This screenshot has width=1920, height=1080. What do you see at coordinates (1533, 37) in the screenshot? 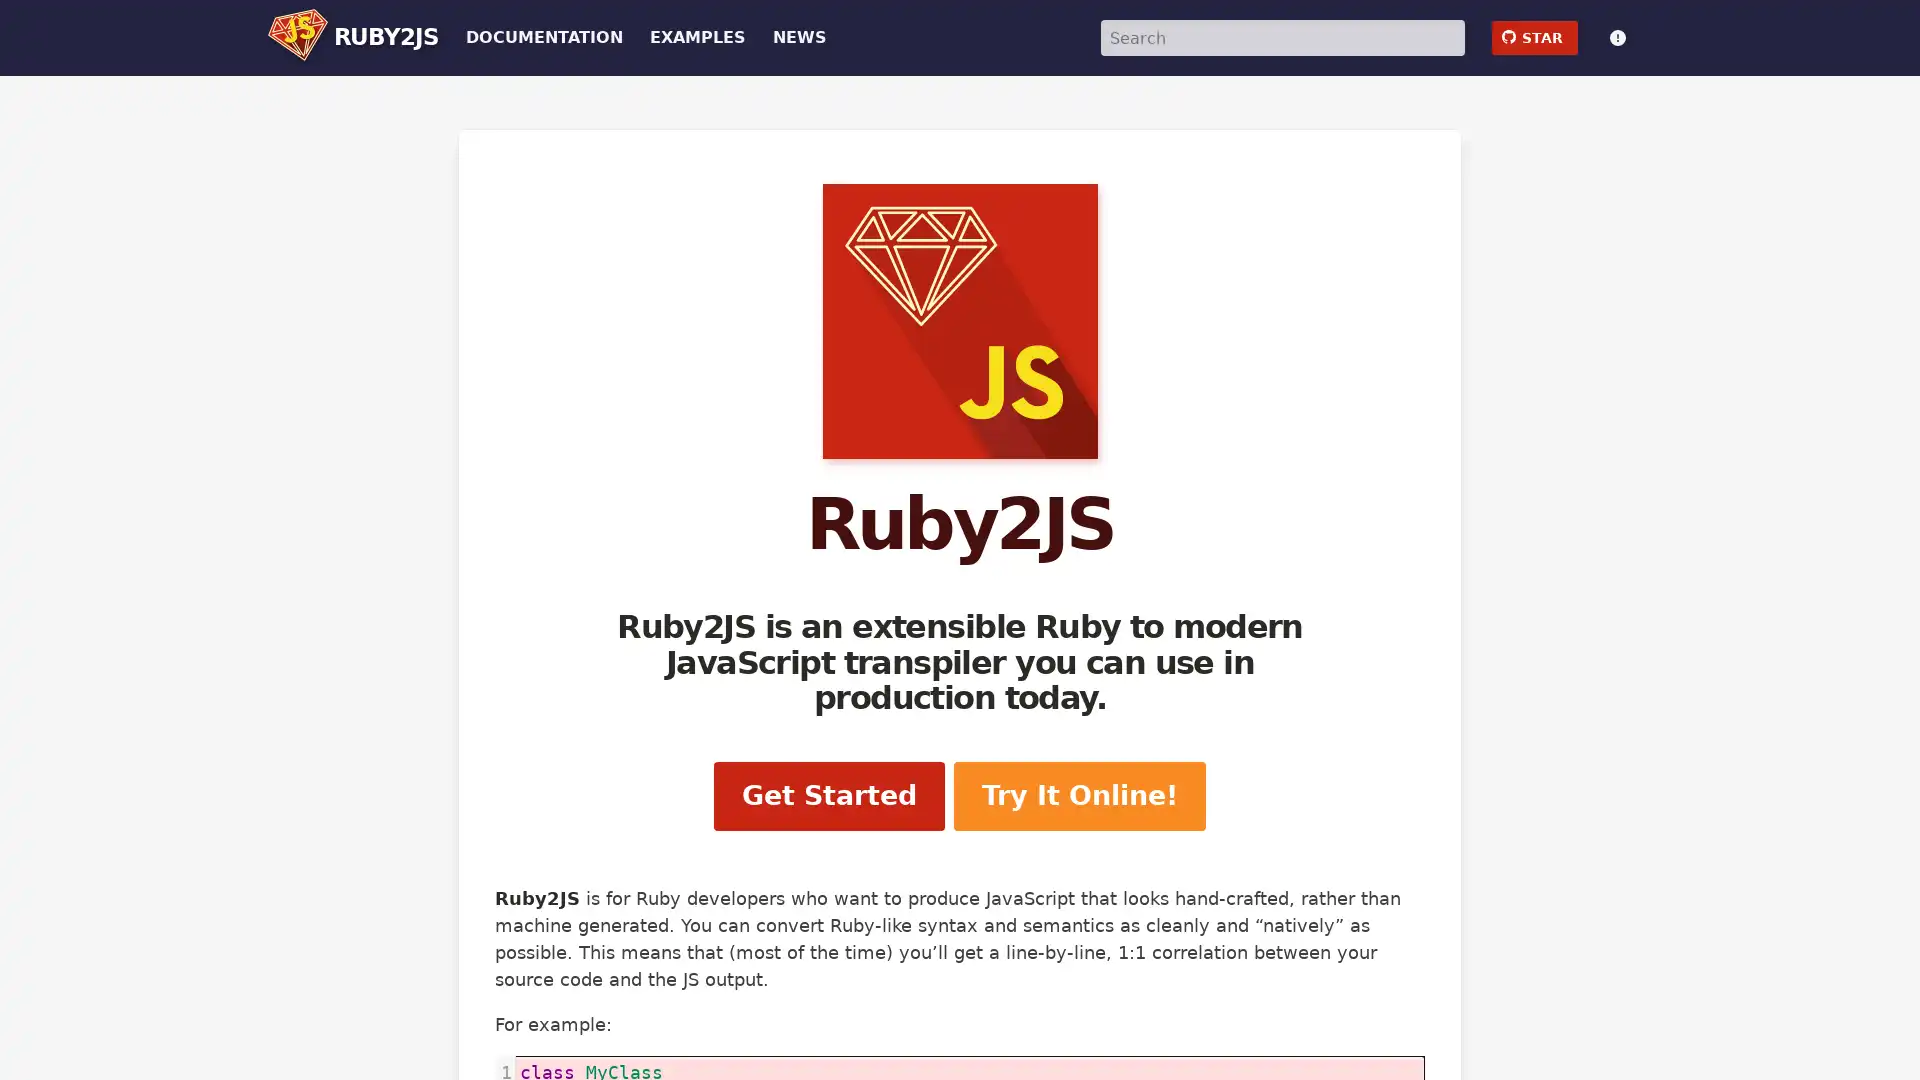
I see `github STAR` at bounding box center [1533, 37].